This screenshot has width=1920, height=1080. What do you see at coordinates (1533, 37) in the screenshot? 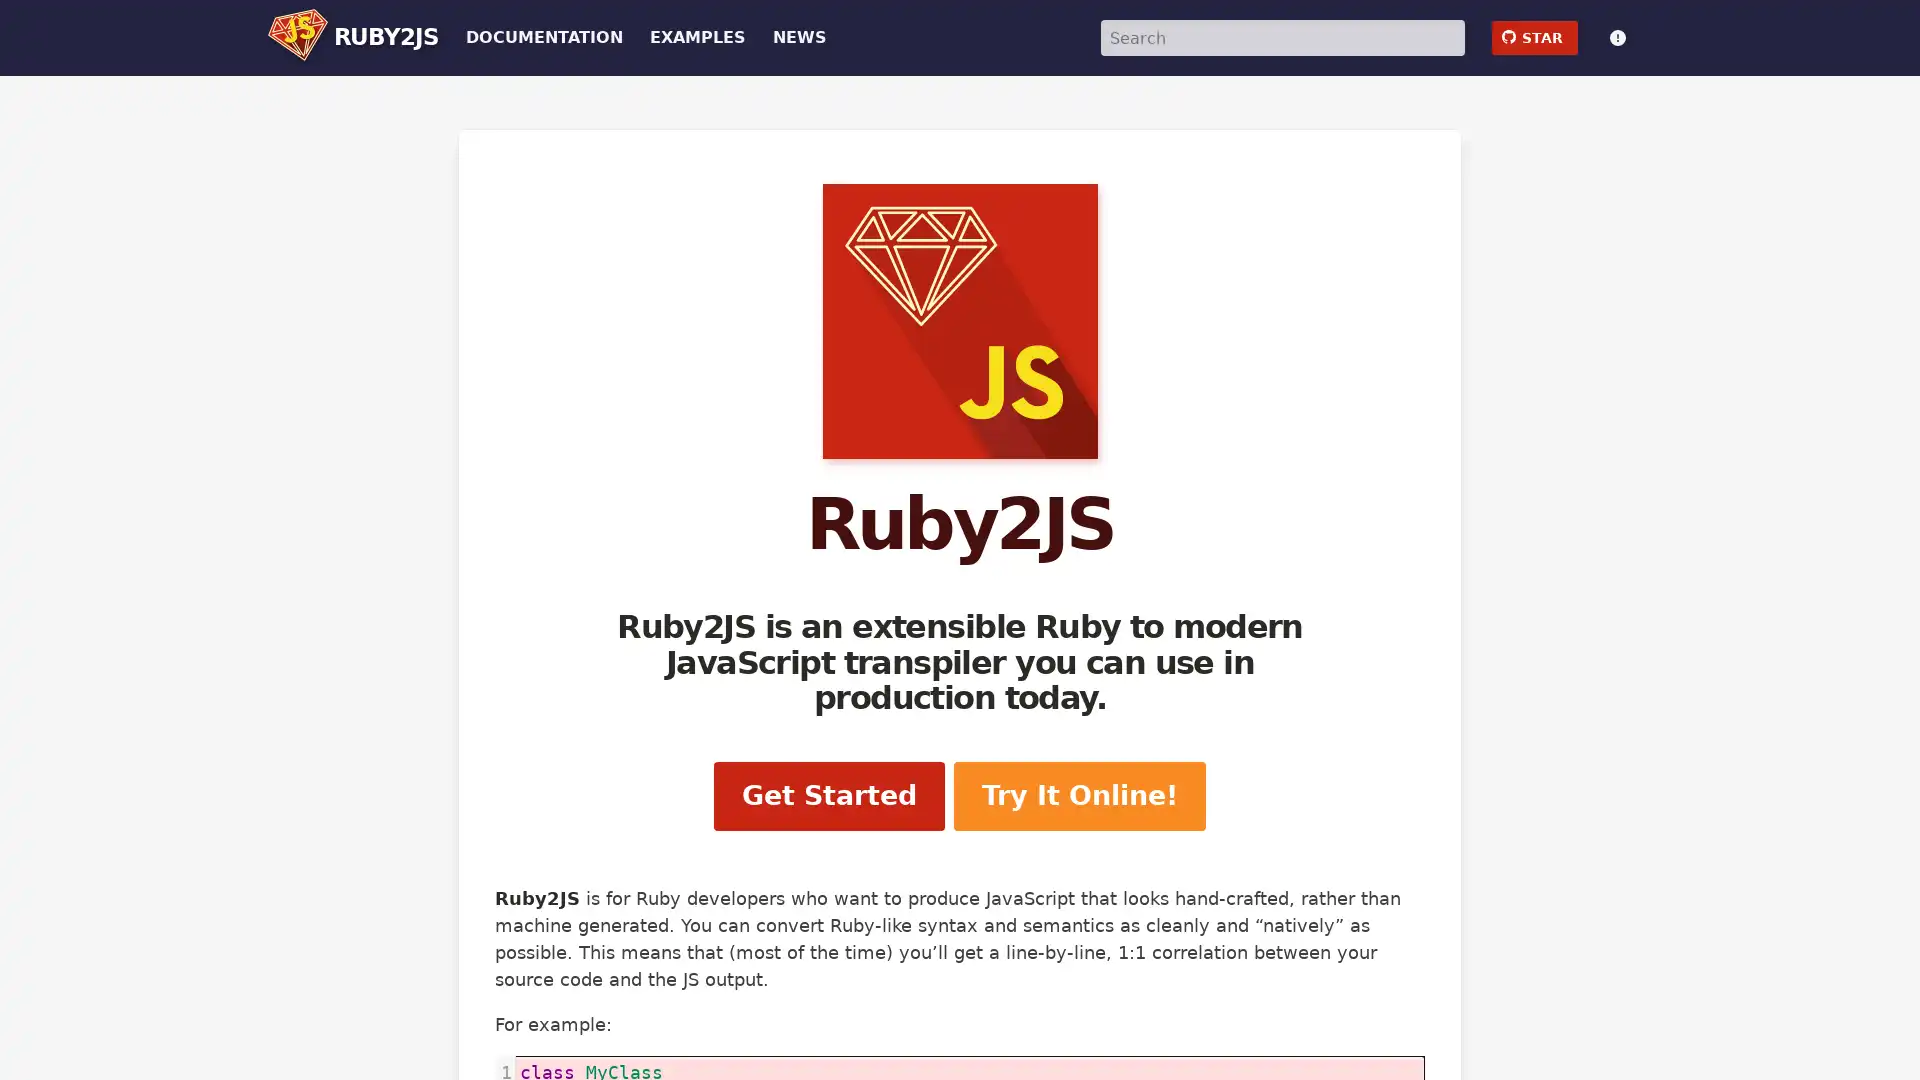
I see `github STAR` at bounding box center [1533, 37].